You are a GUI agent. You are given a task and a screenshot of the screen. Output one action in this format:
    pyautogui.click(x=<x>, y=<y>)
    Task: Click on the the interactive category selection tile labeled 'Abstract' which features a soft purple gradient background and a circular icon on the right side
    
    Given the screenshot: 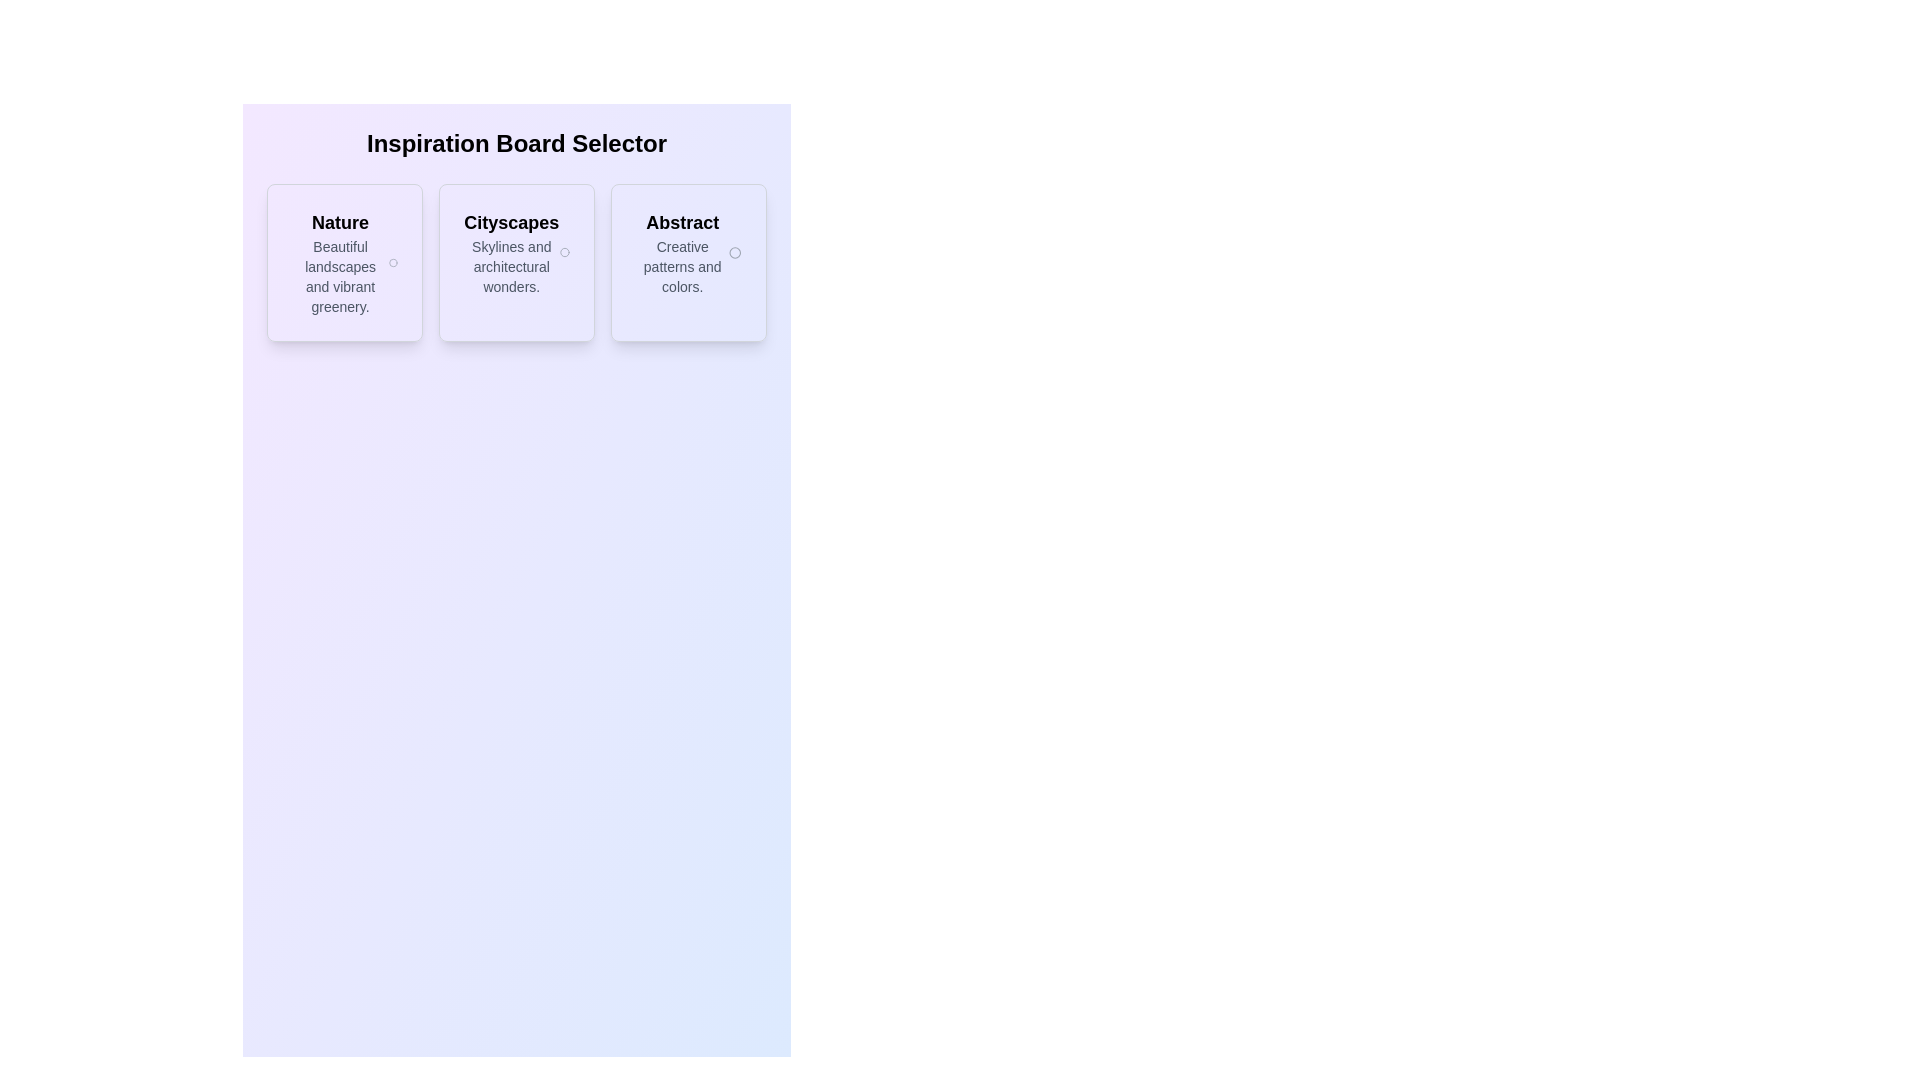 What is the action you would take?
    pyautogui.click(x=689, y=261)
    